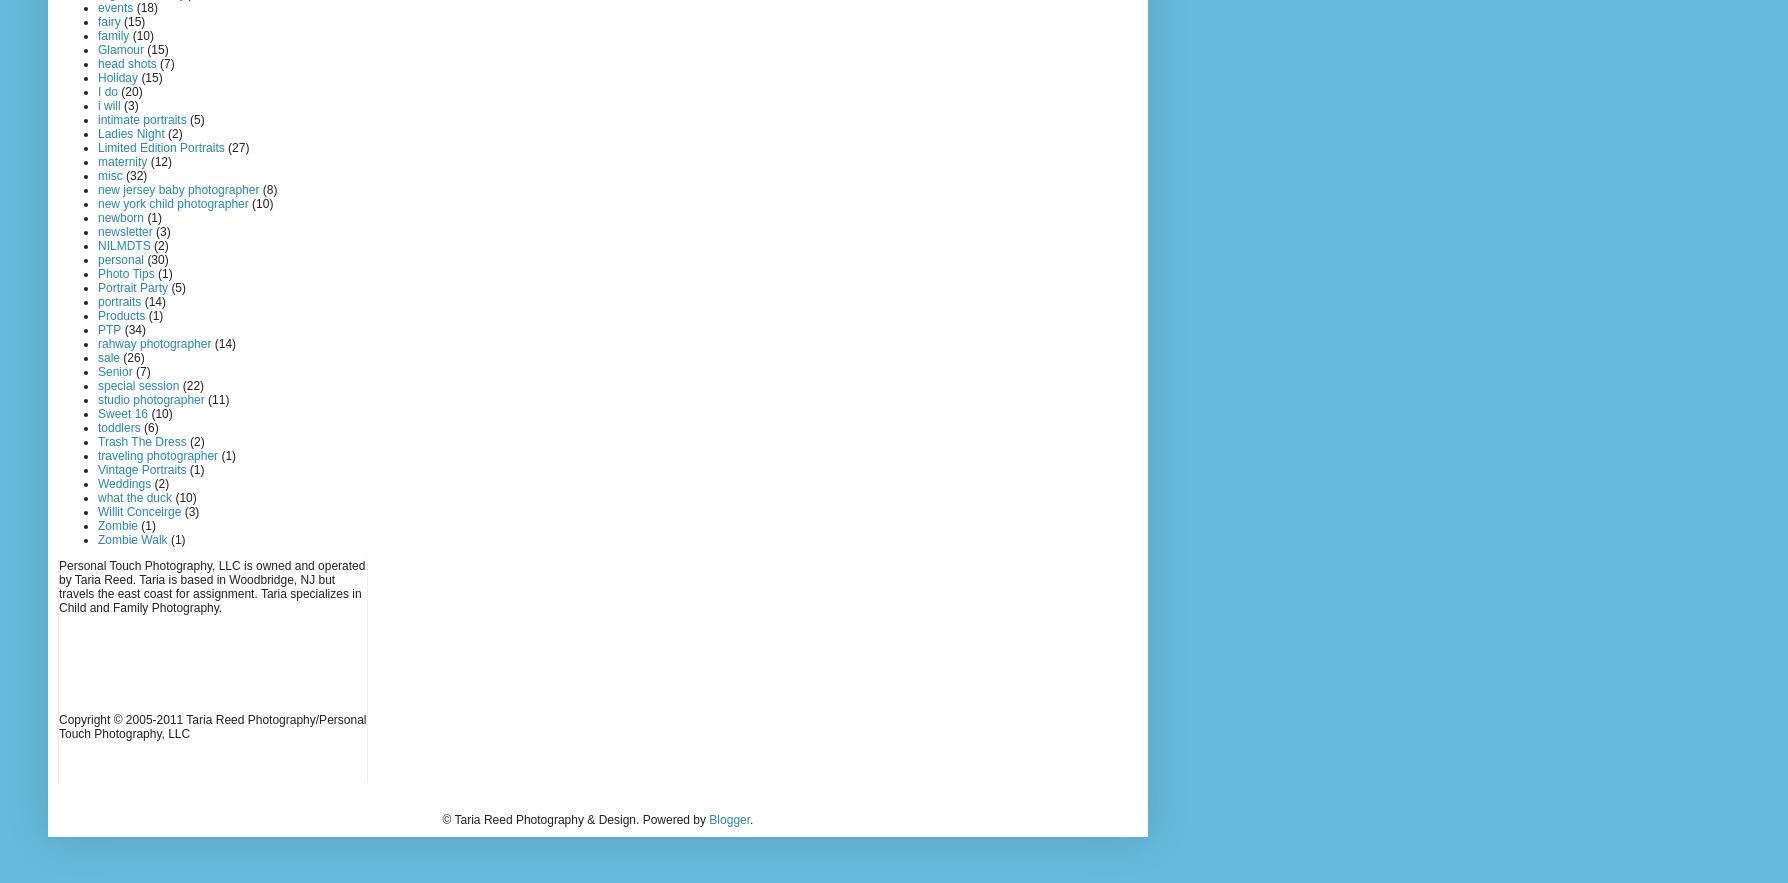 The width and height of the screenshot is (1788, 883). What do you see at coordinates (124, 483) in the screenshot?
I see `'Weddings'` at bounding box center [124, 483].